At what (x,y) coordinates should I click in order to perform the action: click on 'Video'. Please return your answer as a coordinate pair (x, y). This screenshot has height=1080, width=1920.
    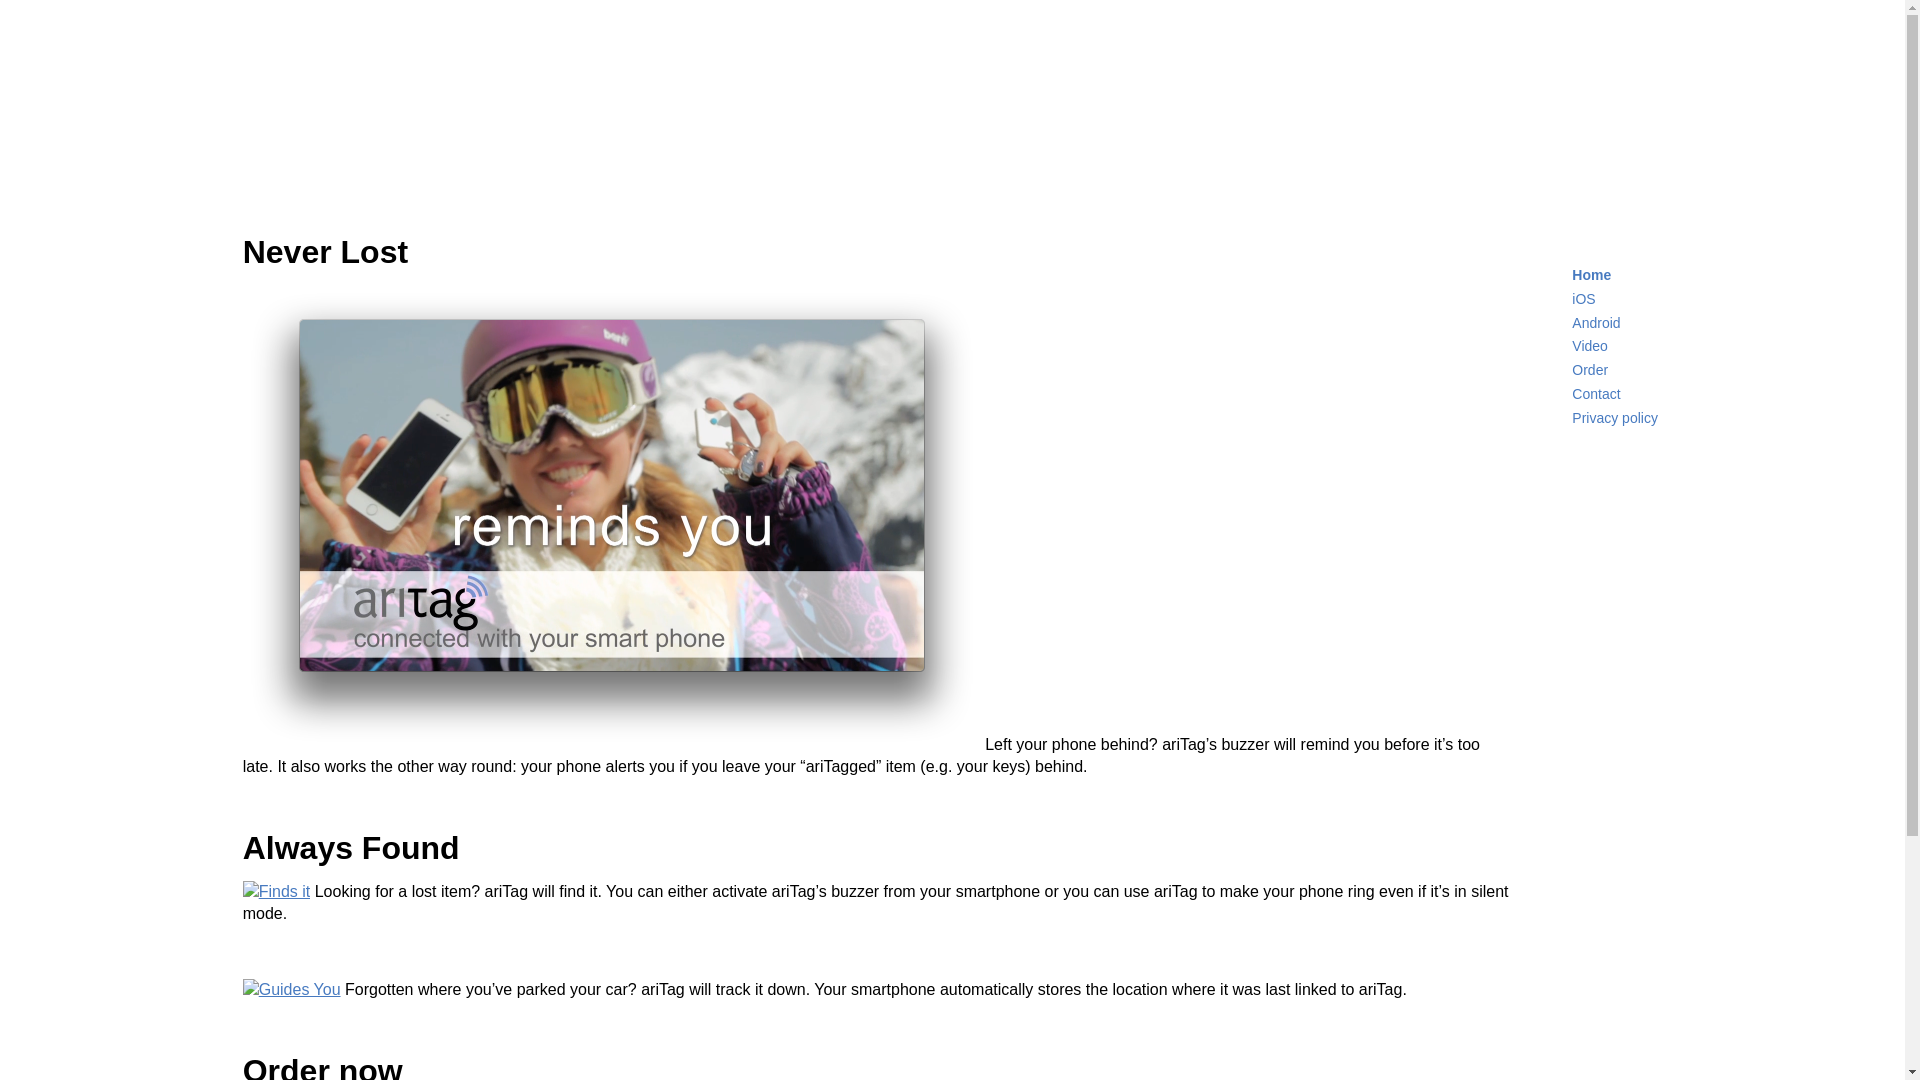
    Looking at the image, I should click on (1570, 345).